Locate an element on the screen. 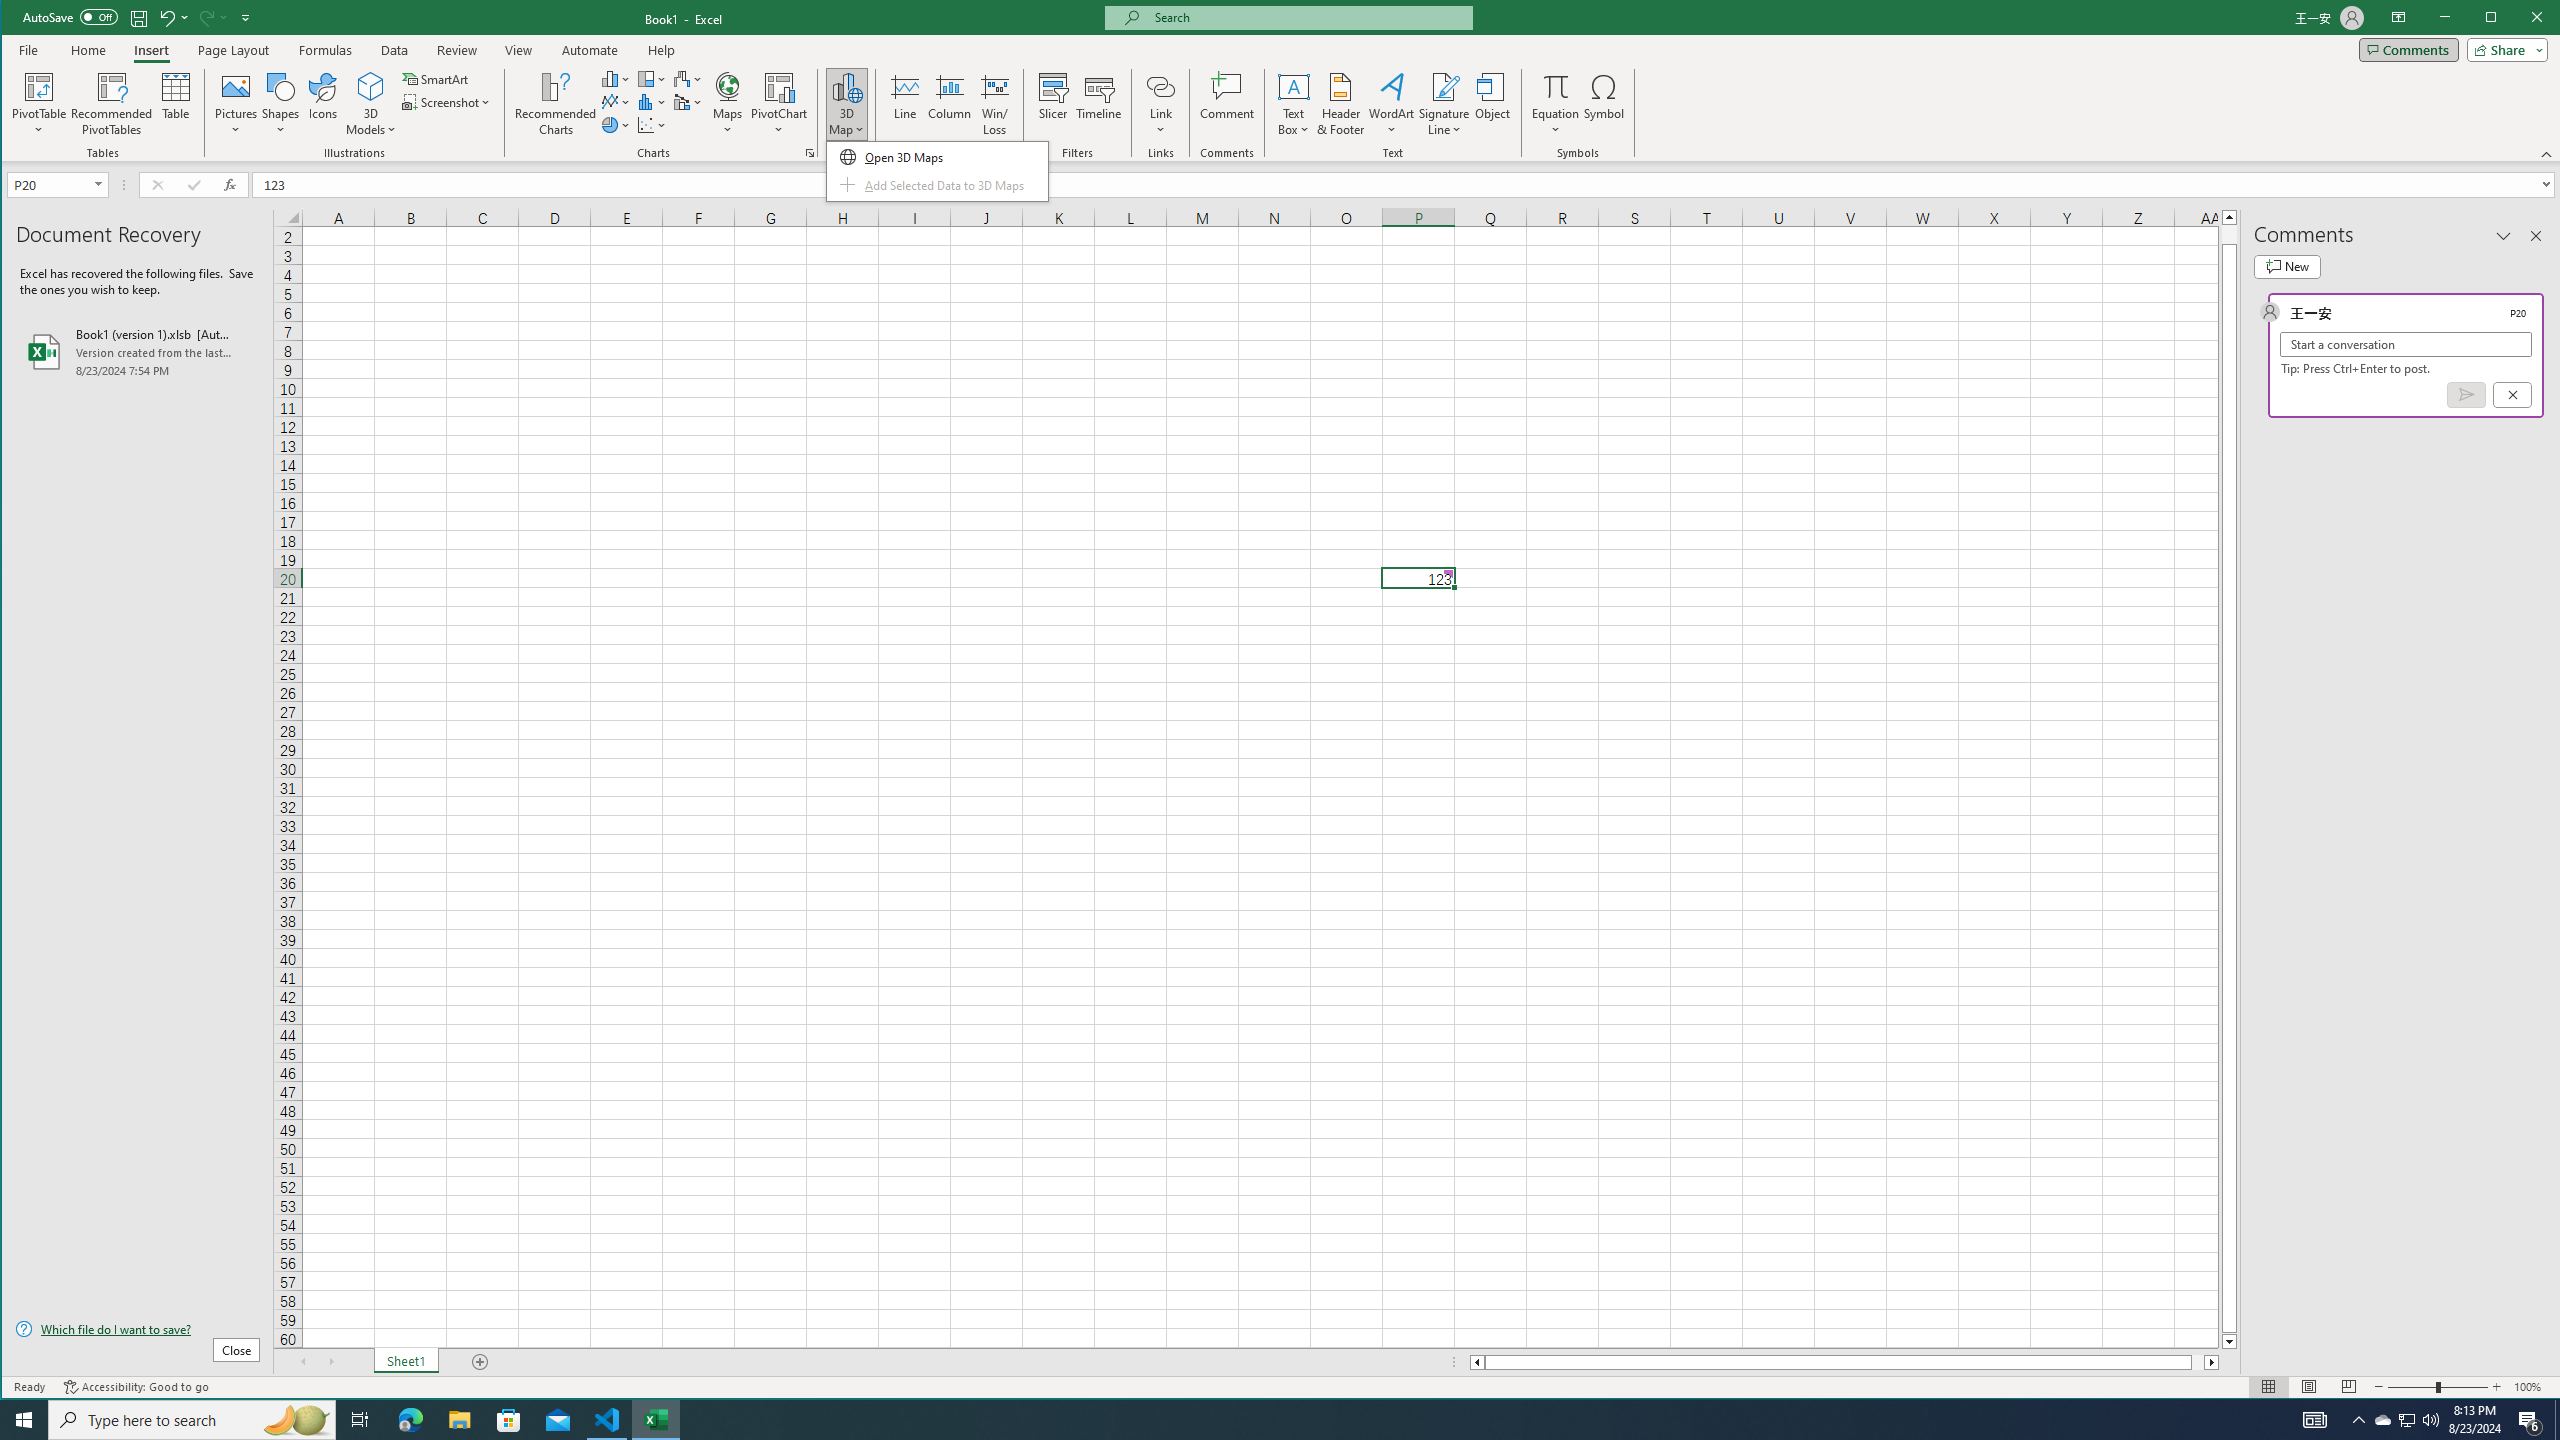 The width and height of the screenshot is (2560, 1440). 'Excel - 1 running window' is located at coordinates (656, 1418).